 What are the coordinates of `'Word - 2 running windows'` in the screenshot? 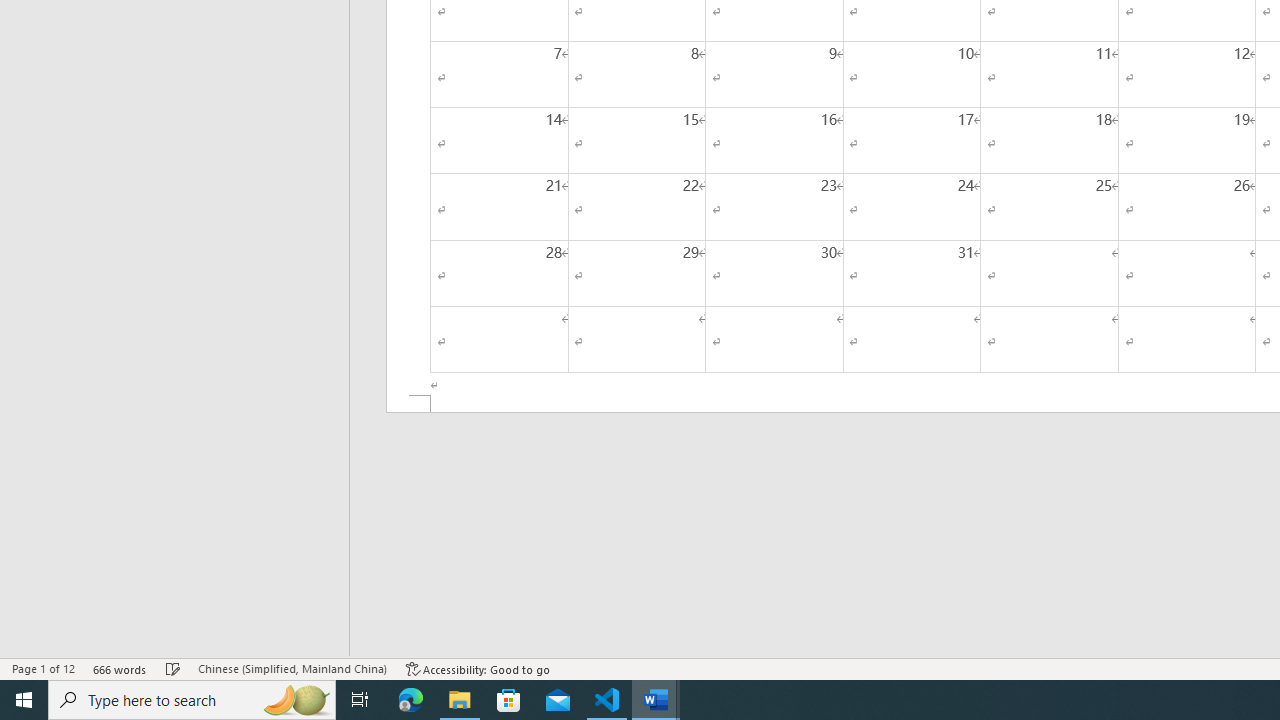 It's located at (656, 698).